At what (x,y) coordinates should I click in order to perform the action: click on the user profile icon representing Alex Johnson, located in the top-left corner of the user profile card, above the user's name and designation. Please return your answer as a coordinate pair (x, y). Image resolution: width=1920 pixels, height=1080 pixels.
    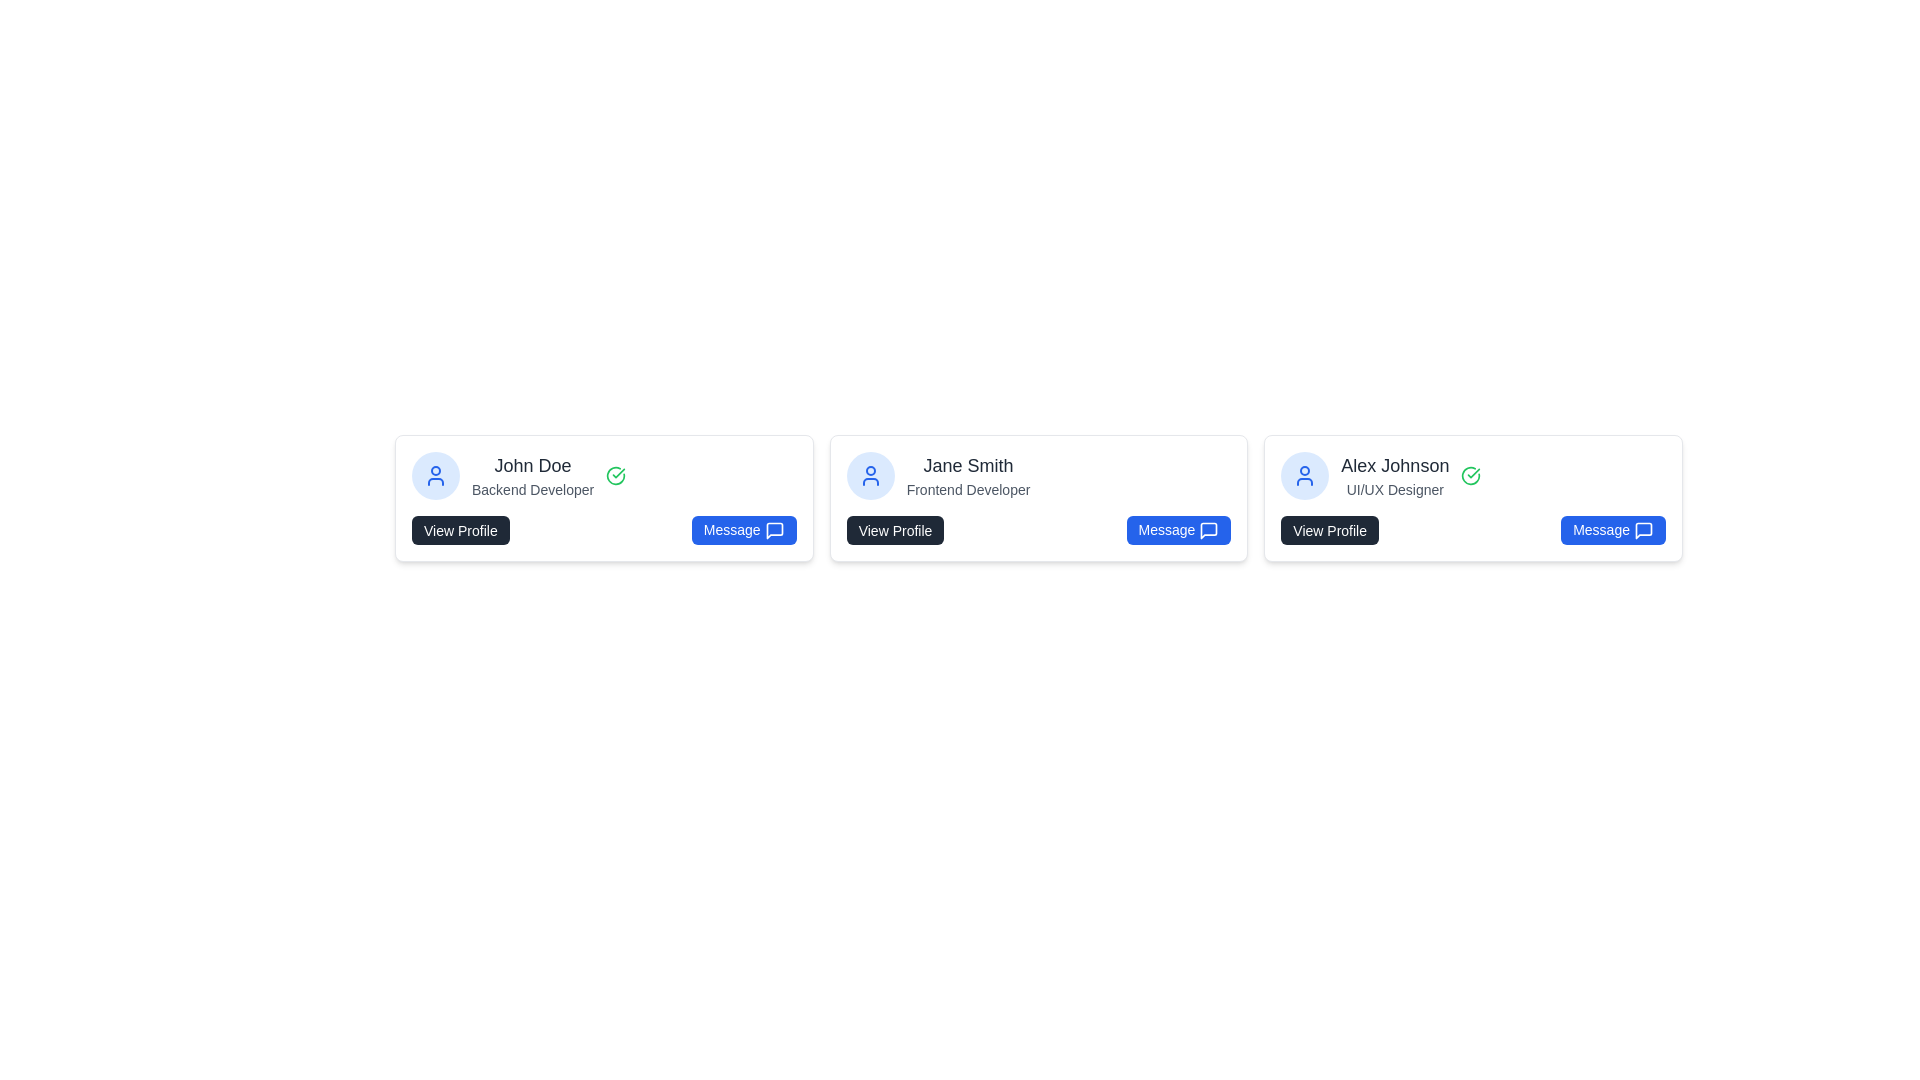
    Looking at the image, I should click on (1305, 475).